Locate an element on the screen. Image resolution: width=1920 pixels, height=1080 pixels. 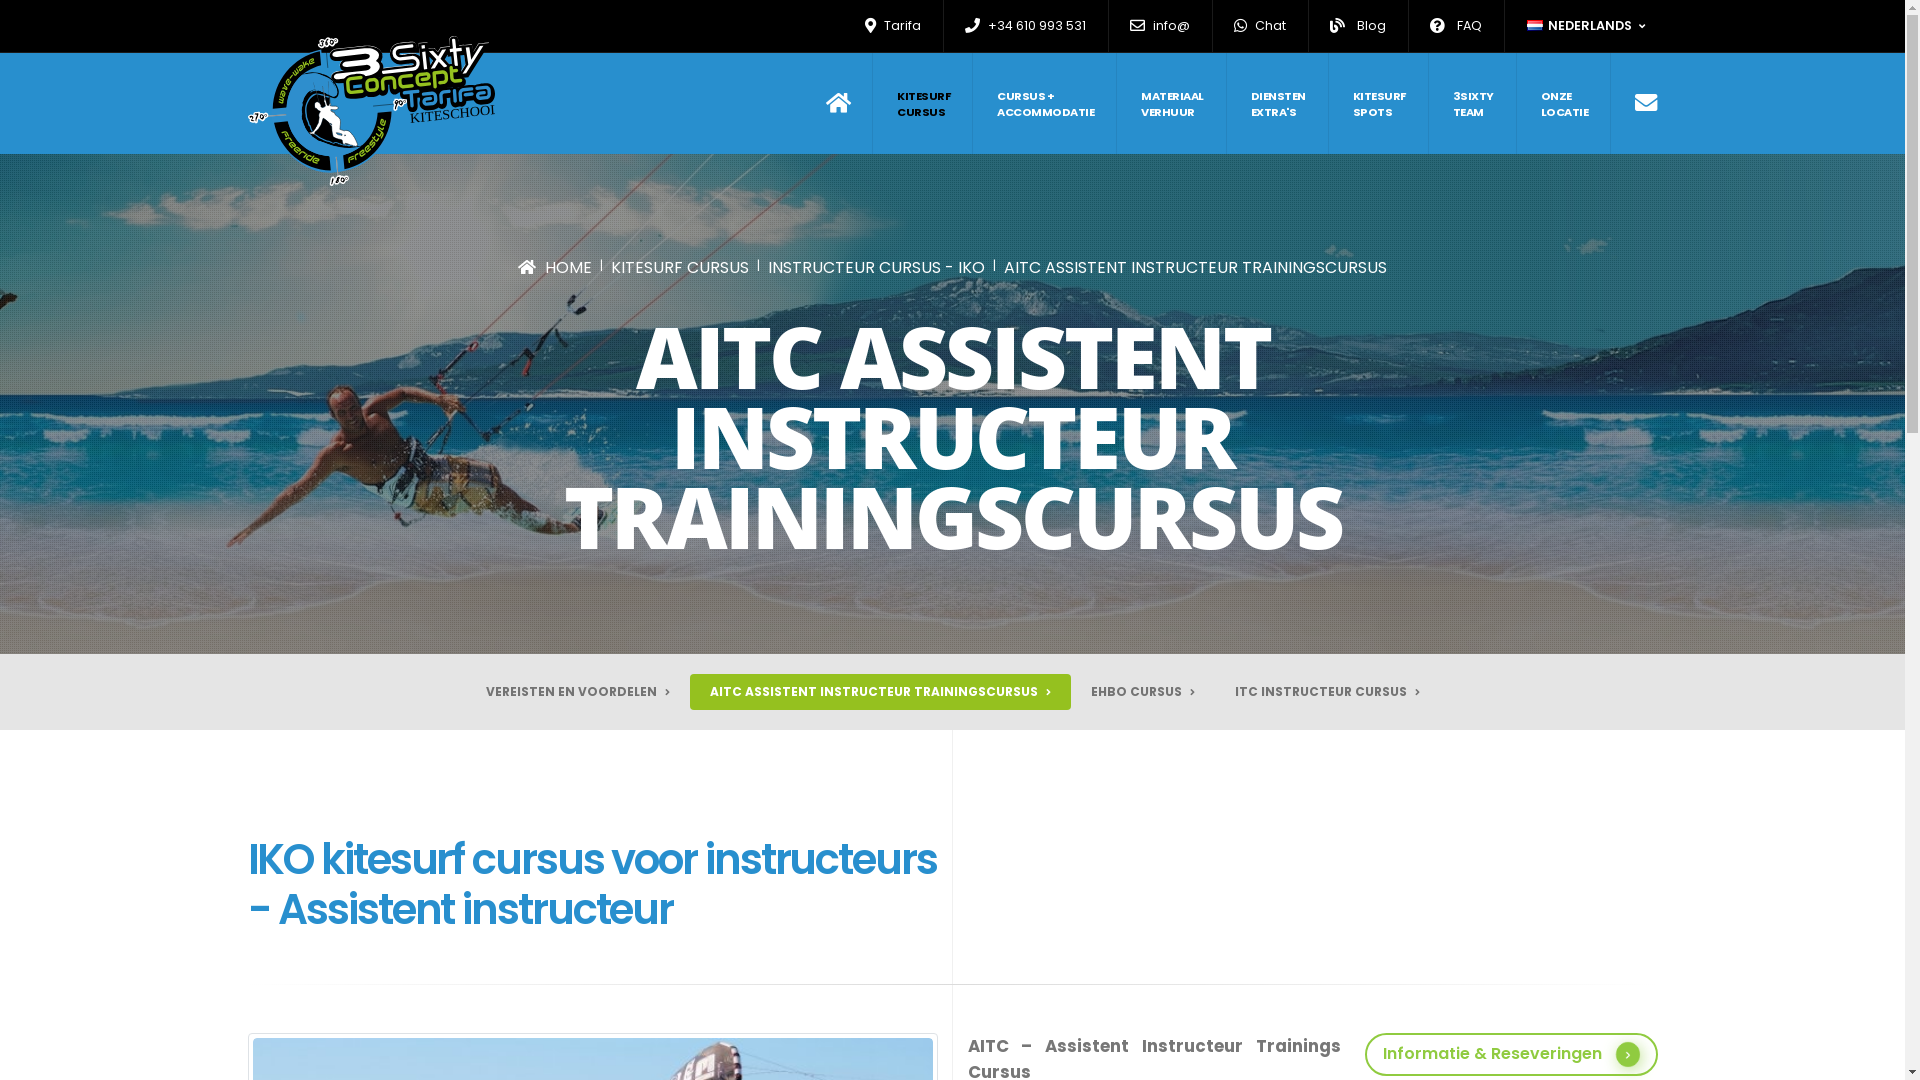
'FAQ' is located at coordinates (1455, 26).